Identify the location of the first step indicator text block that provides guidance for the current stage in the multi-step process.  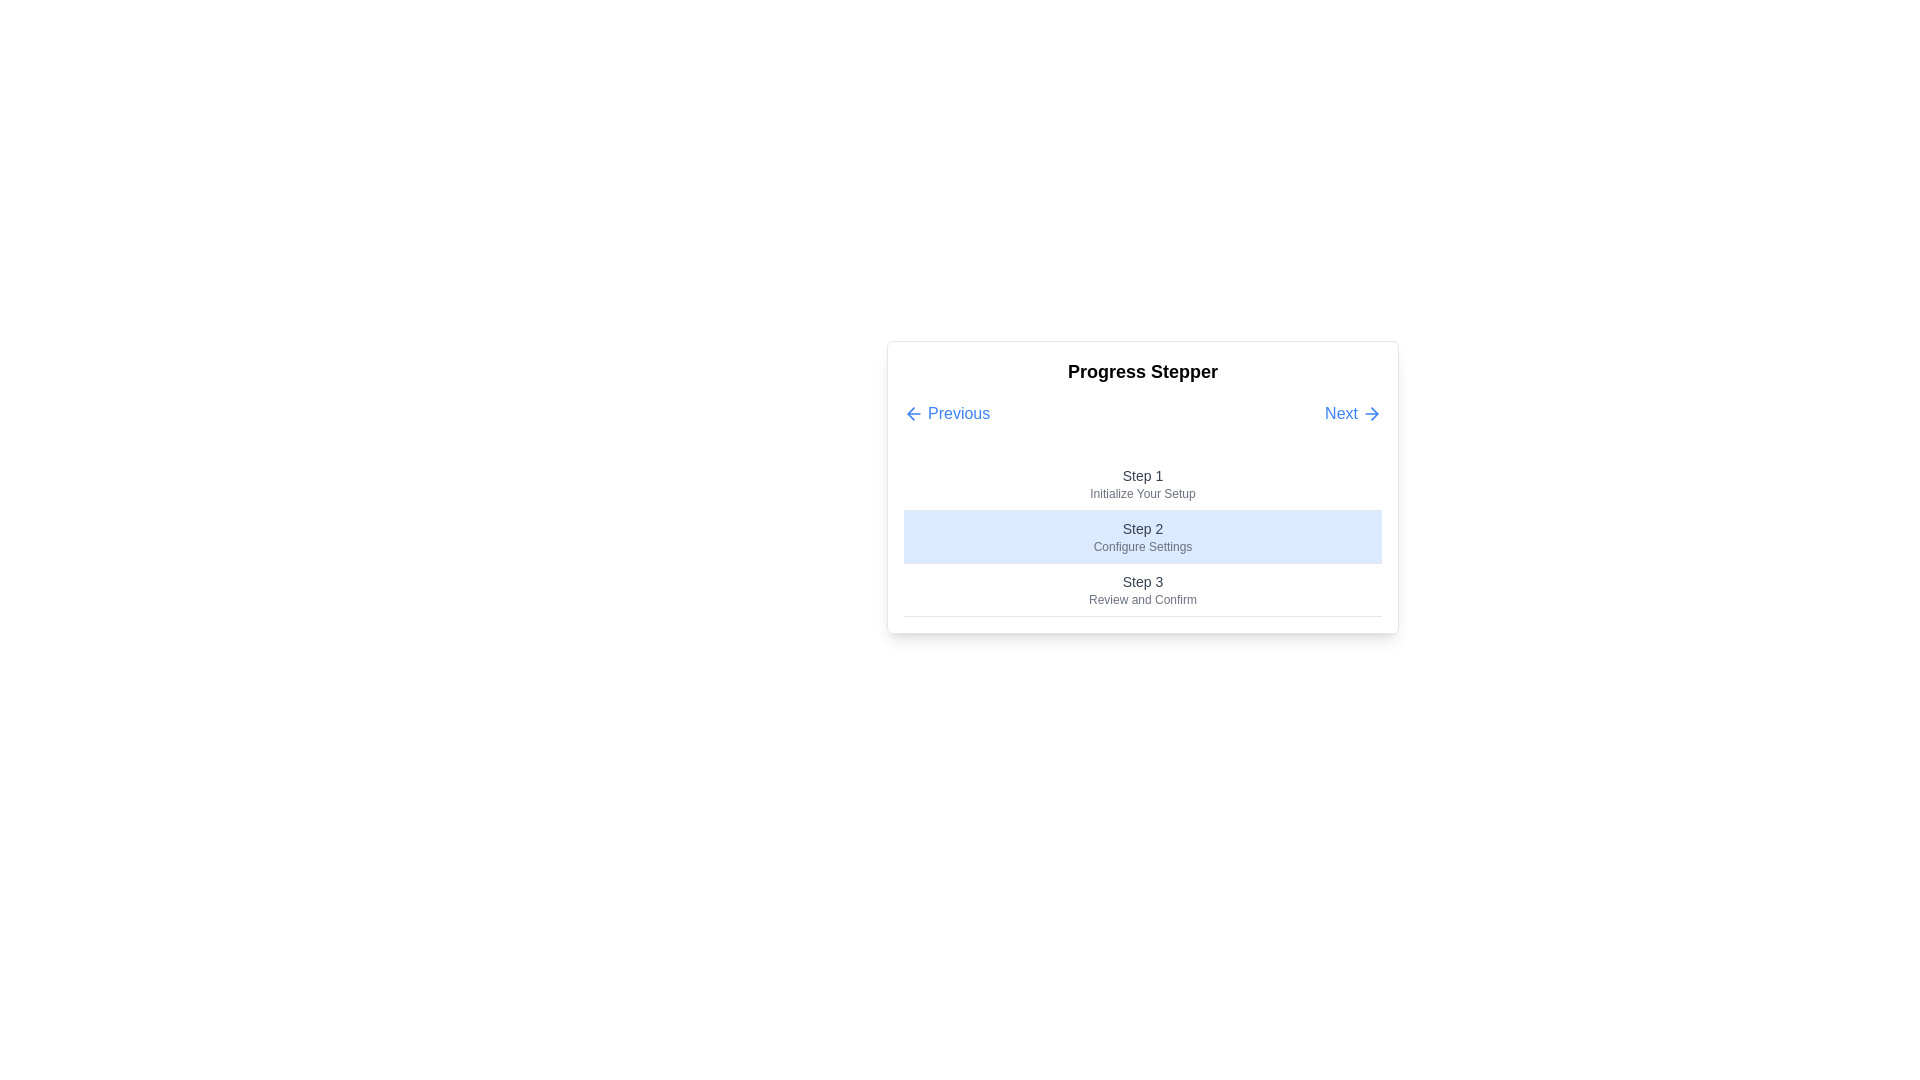
(1142, 483).